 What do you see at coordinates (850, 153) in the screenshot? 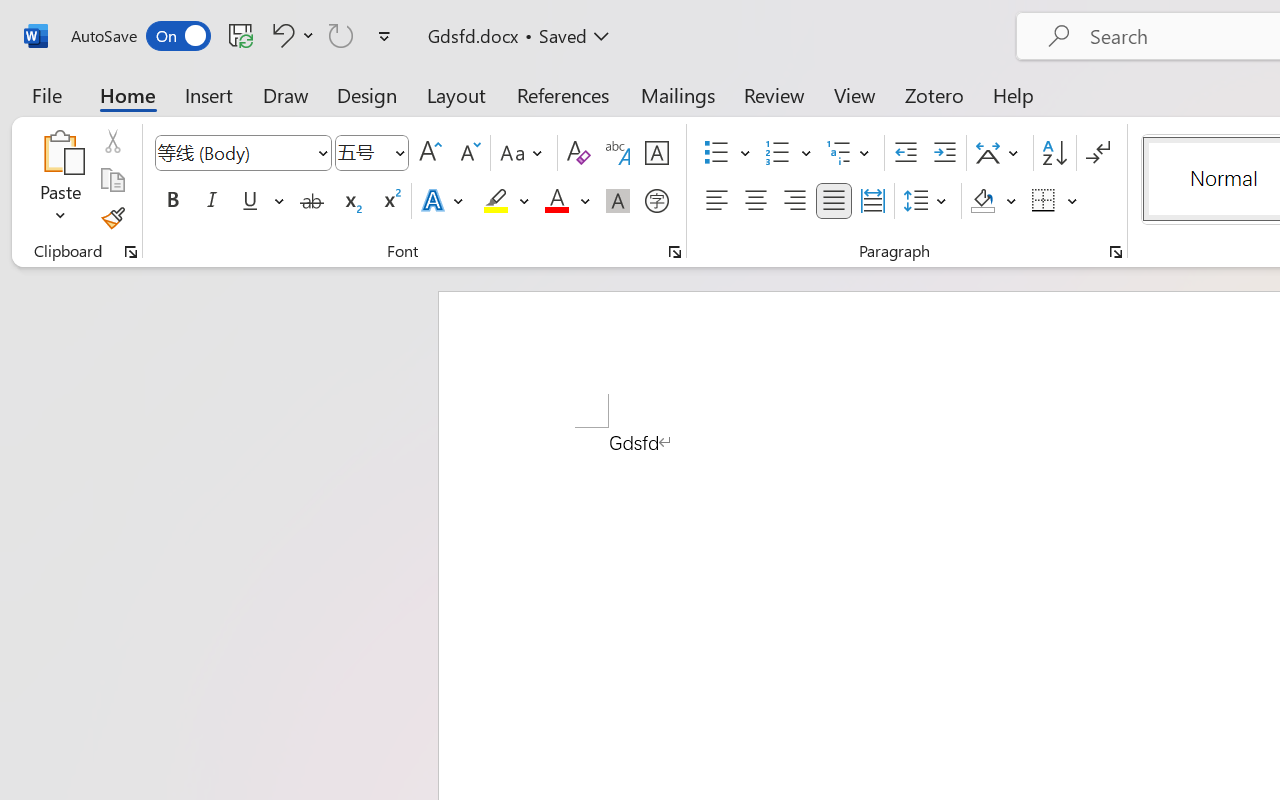
I see `'Multilevel List'` at bounding box center [850, 153].